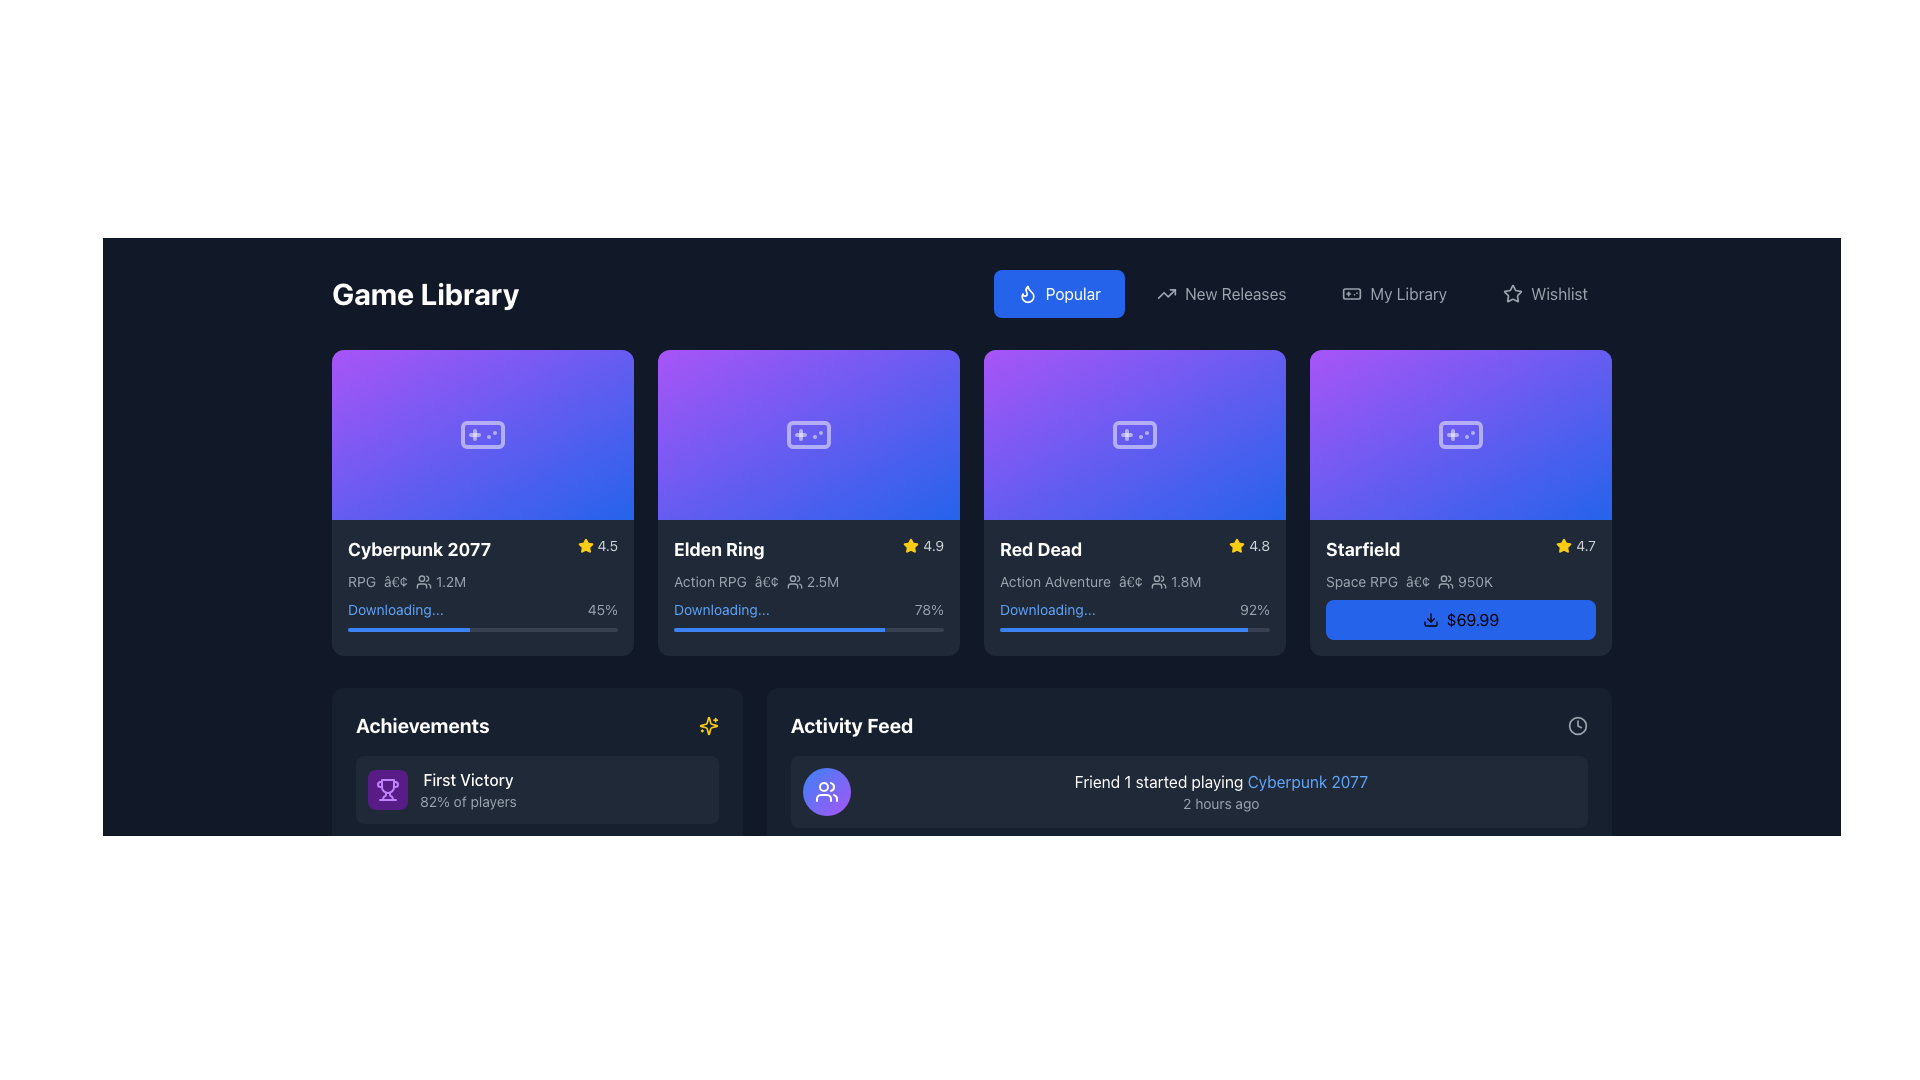 The width and height of the screenshot is (1920, 1080). Describe the element at coordinates (1446, 581) in the screenshot. I see `the user metrics icon located to the left of the '950K' text in the 'Starfield' card within the 'Game Library' section` at that location.